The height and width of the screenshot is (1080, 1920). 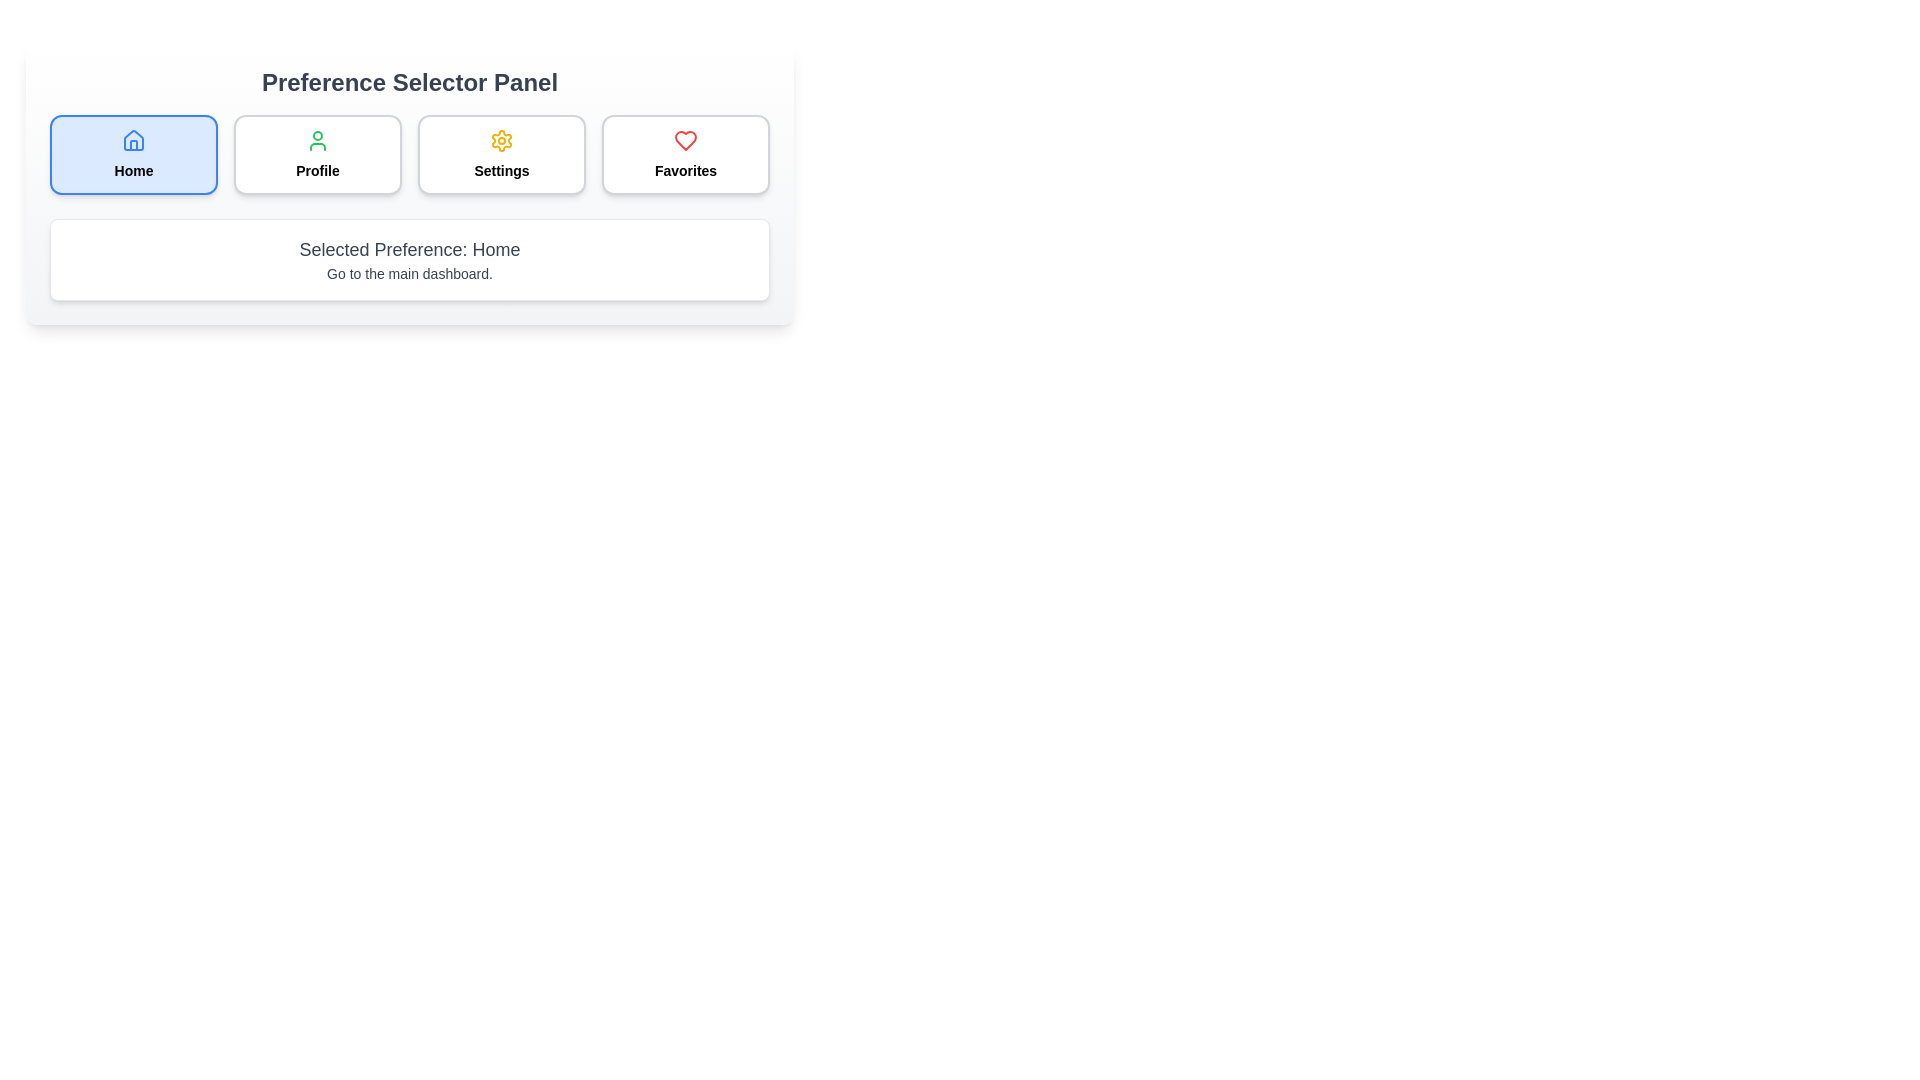 What do you see at coordinates (408, 258) in the screenshot?
I see `the informational text block that displays 'Selected Preference: Home' and 'Go to the main dashboard' within the Preference Selector Panel` at bounding box center [408, 258].